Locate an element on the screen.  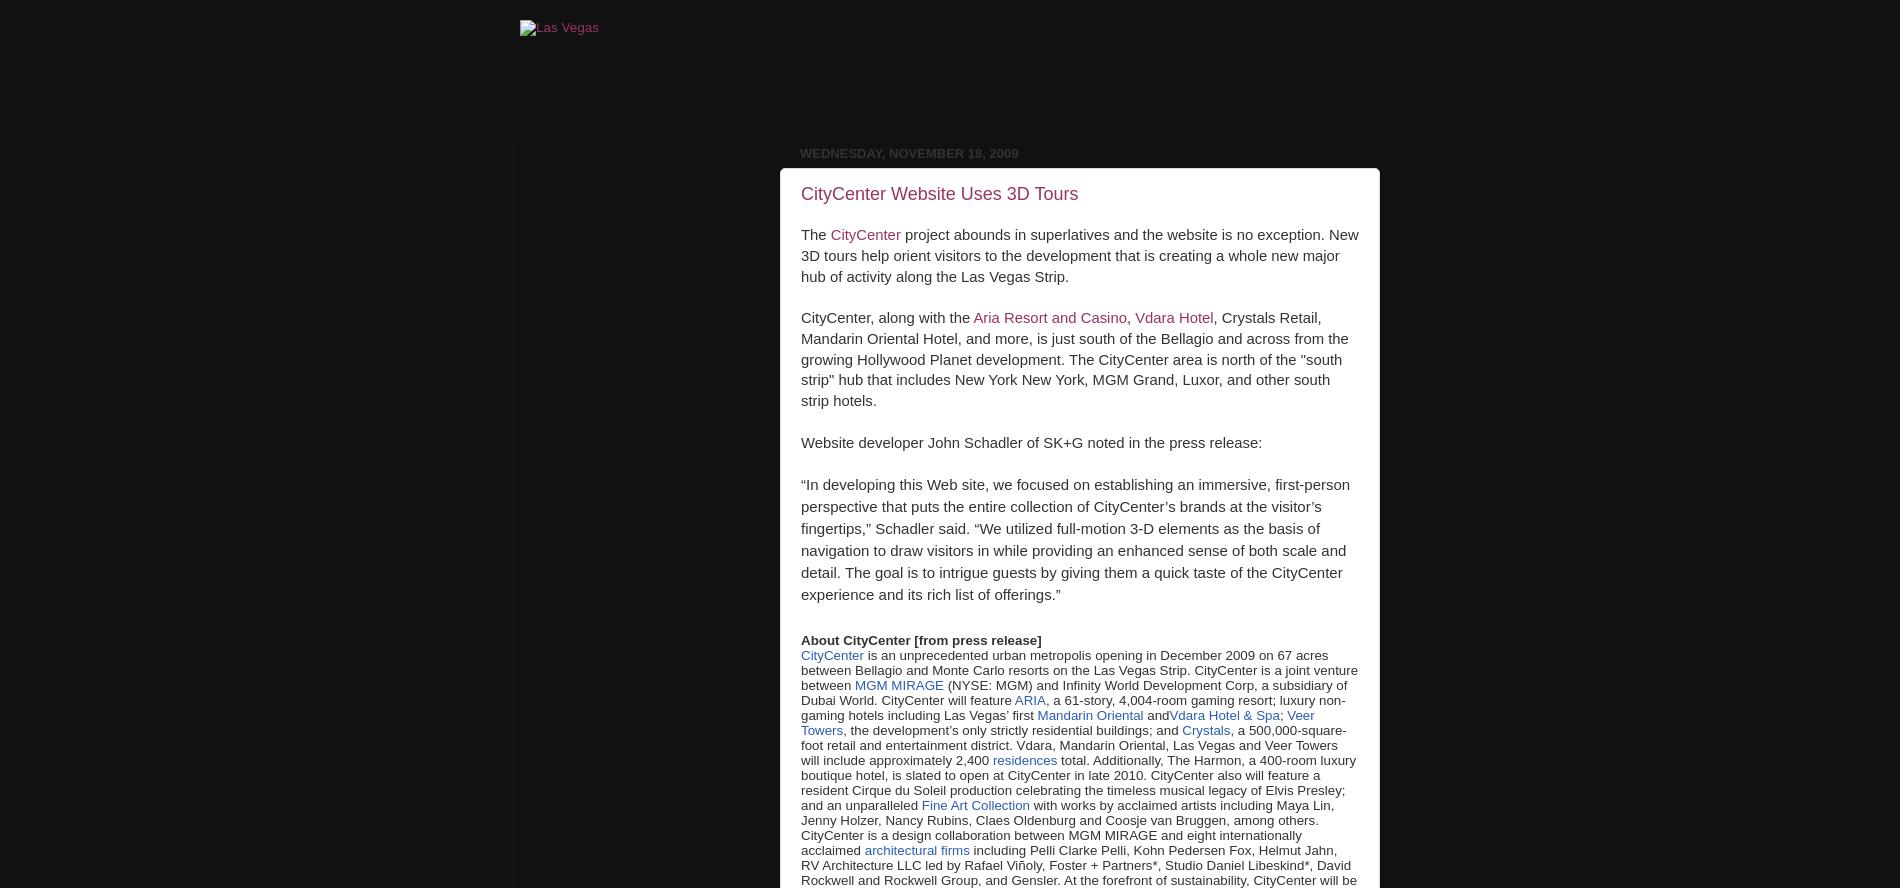
',' is located at coordinates (1130, 316).